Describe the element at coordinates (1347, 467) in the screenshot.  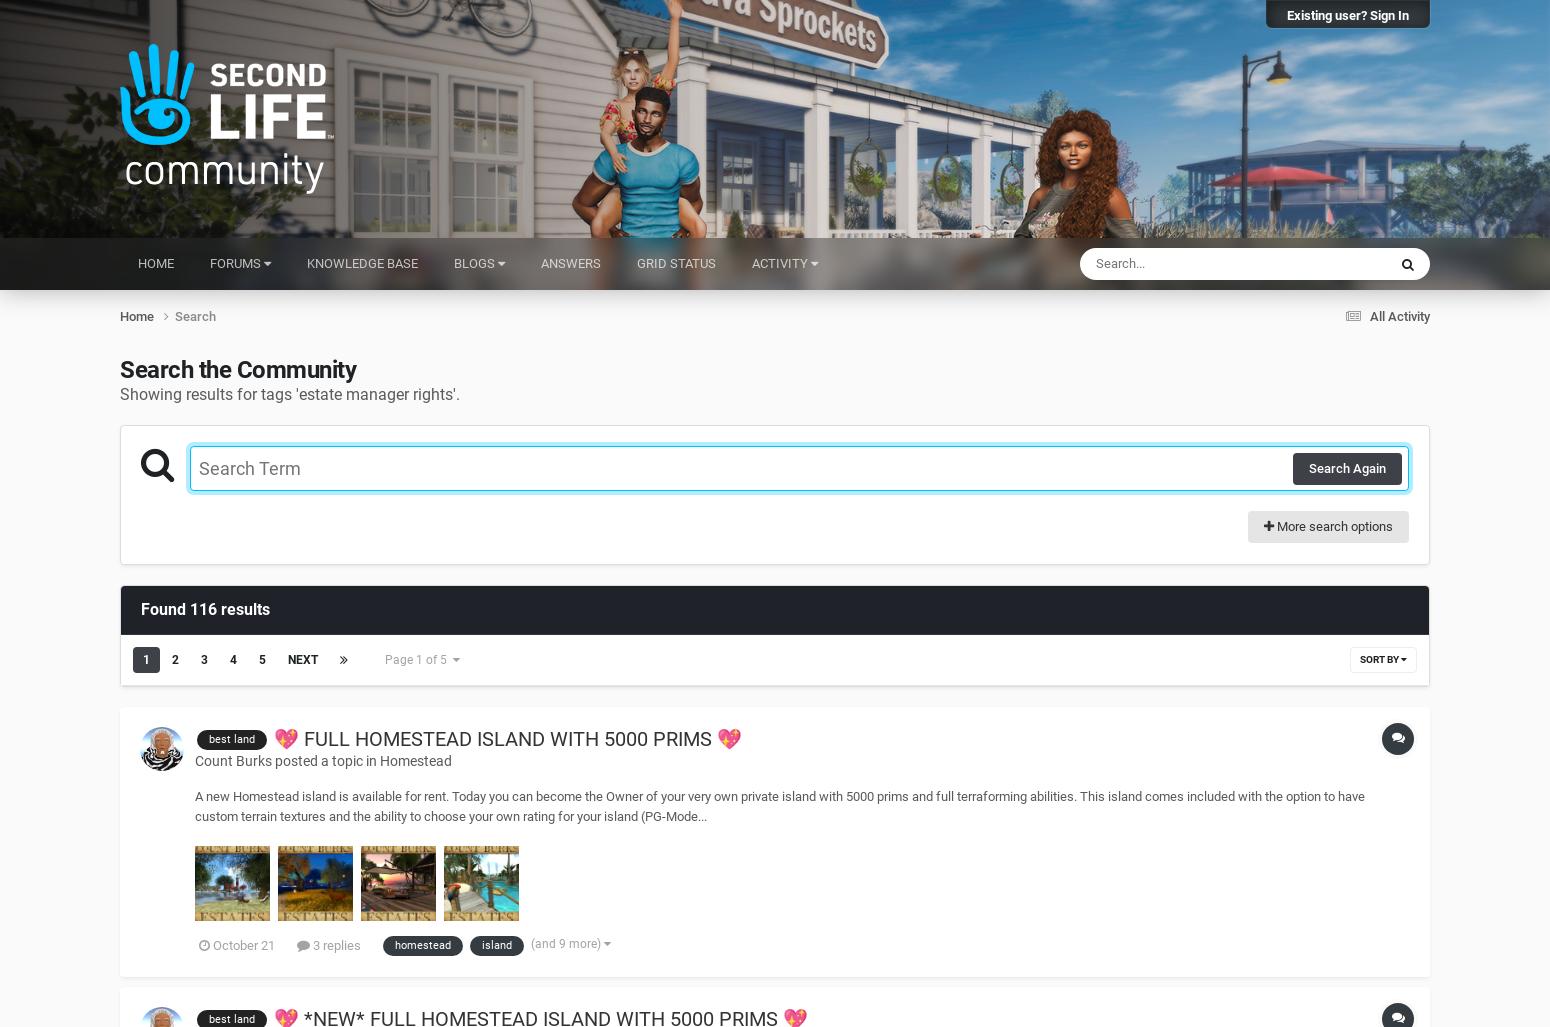
I see `'Search Again'` at that location.